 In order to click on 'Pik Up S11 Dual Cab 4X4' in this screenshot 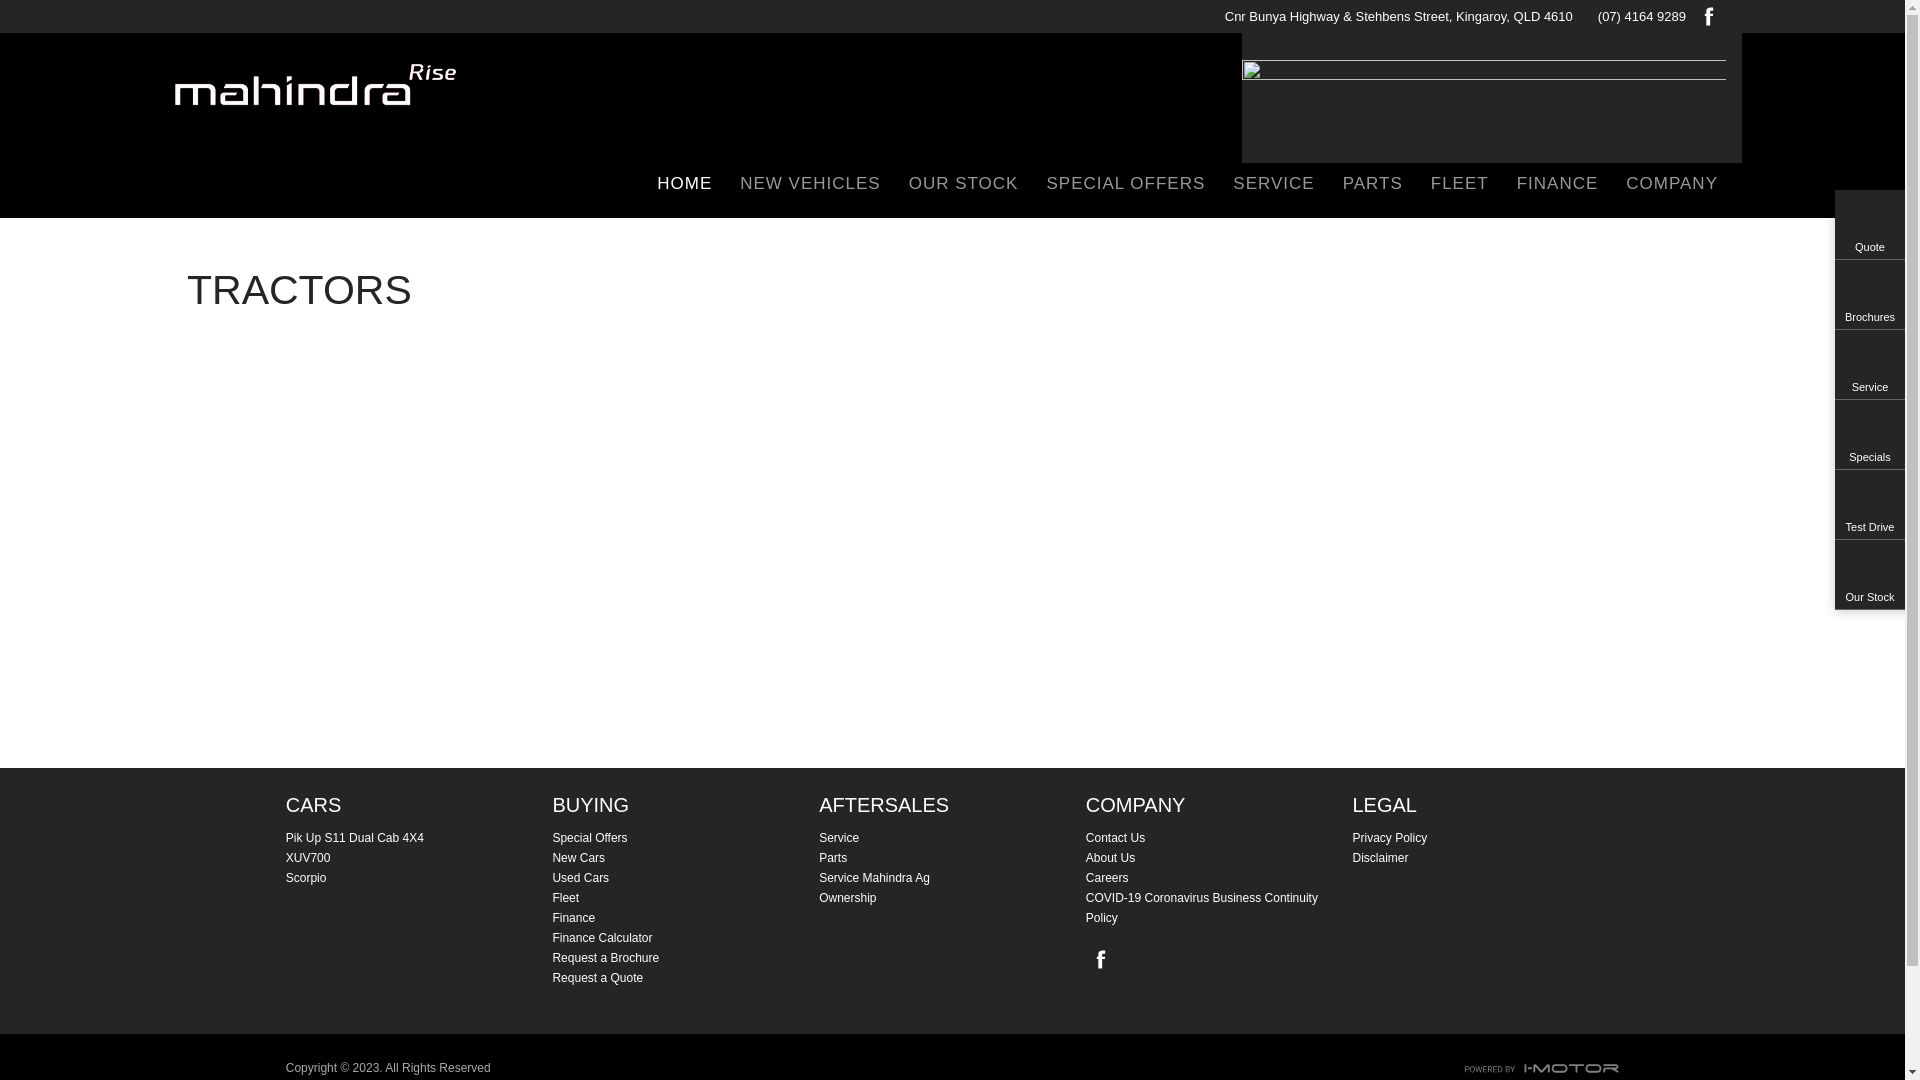, I will do `click(418, 837)`.